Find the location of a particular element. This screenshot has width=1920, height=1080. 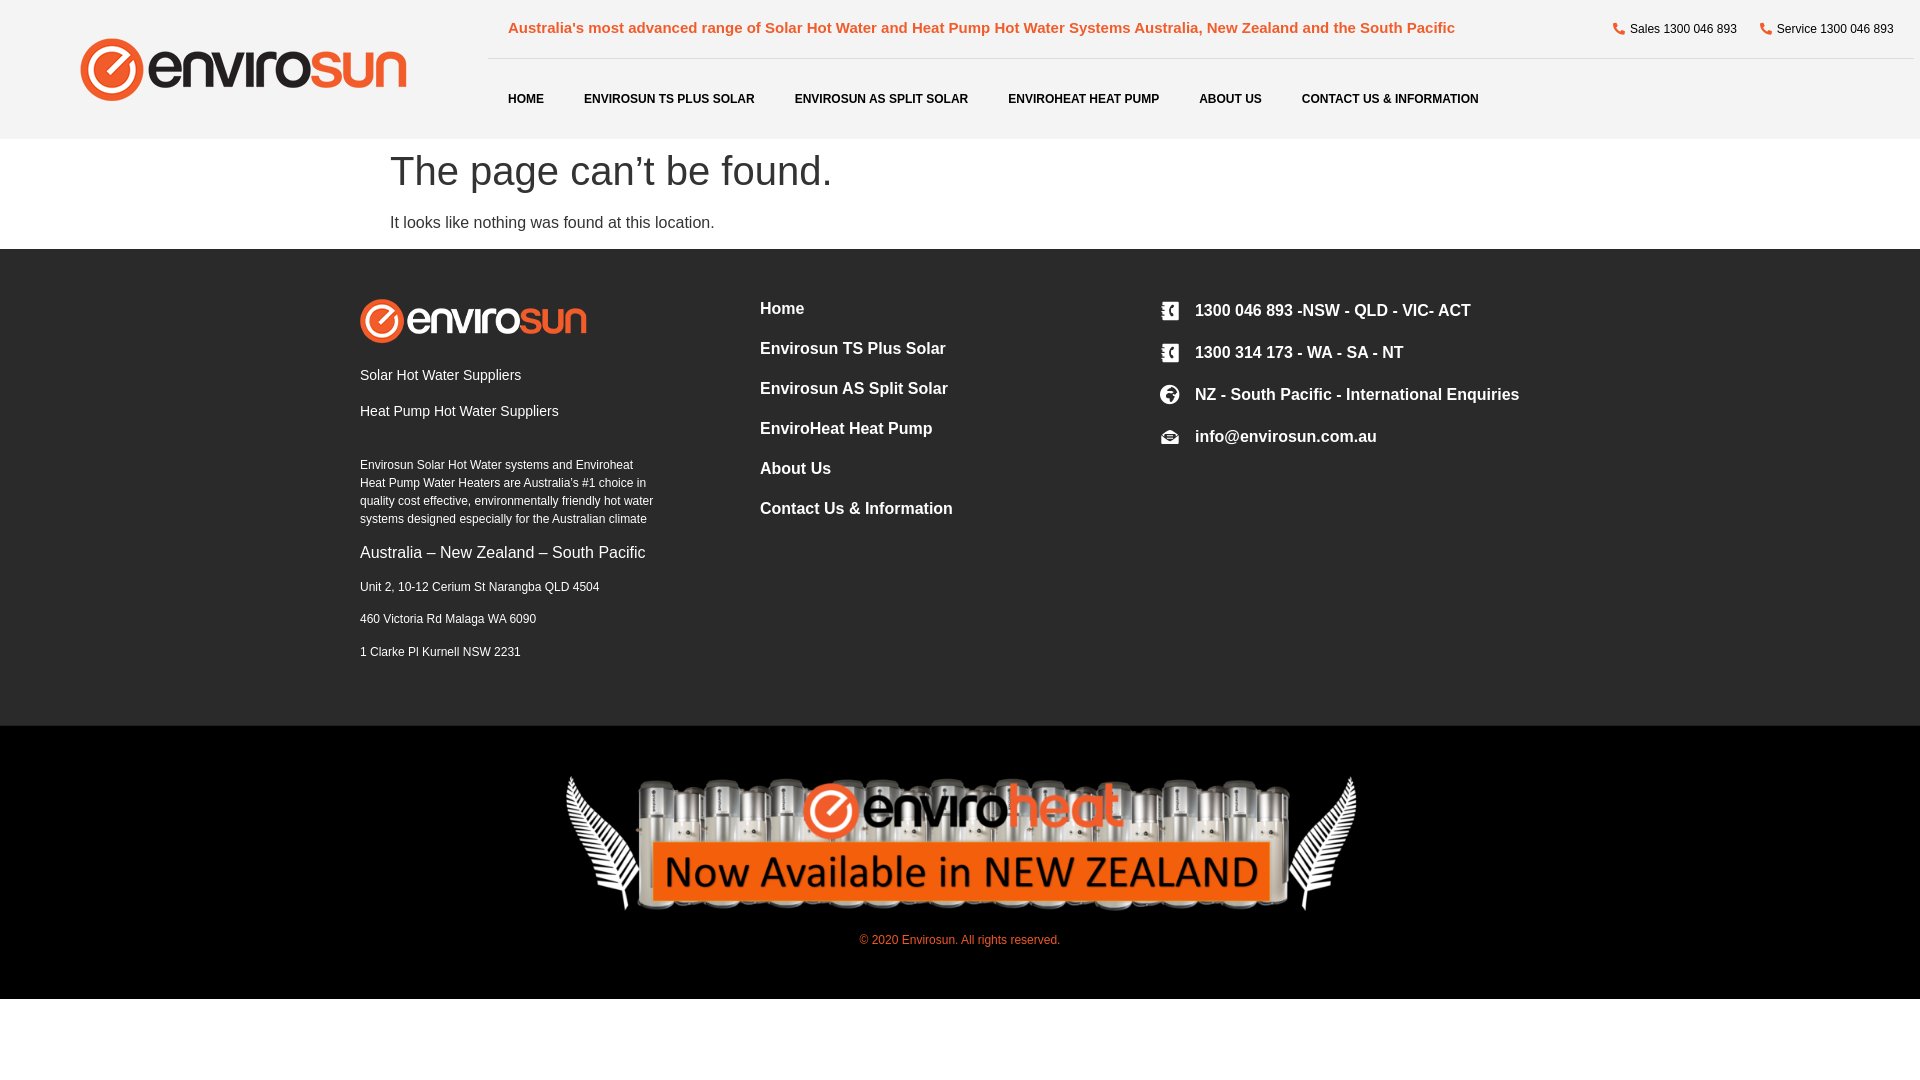

'Envirosun TS Plus Solar' is located at coordinates (758, 347).